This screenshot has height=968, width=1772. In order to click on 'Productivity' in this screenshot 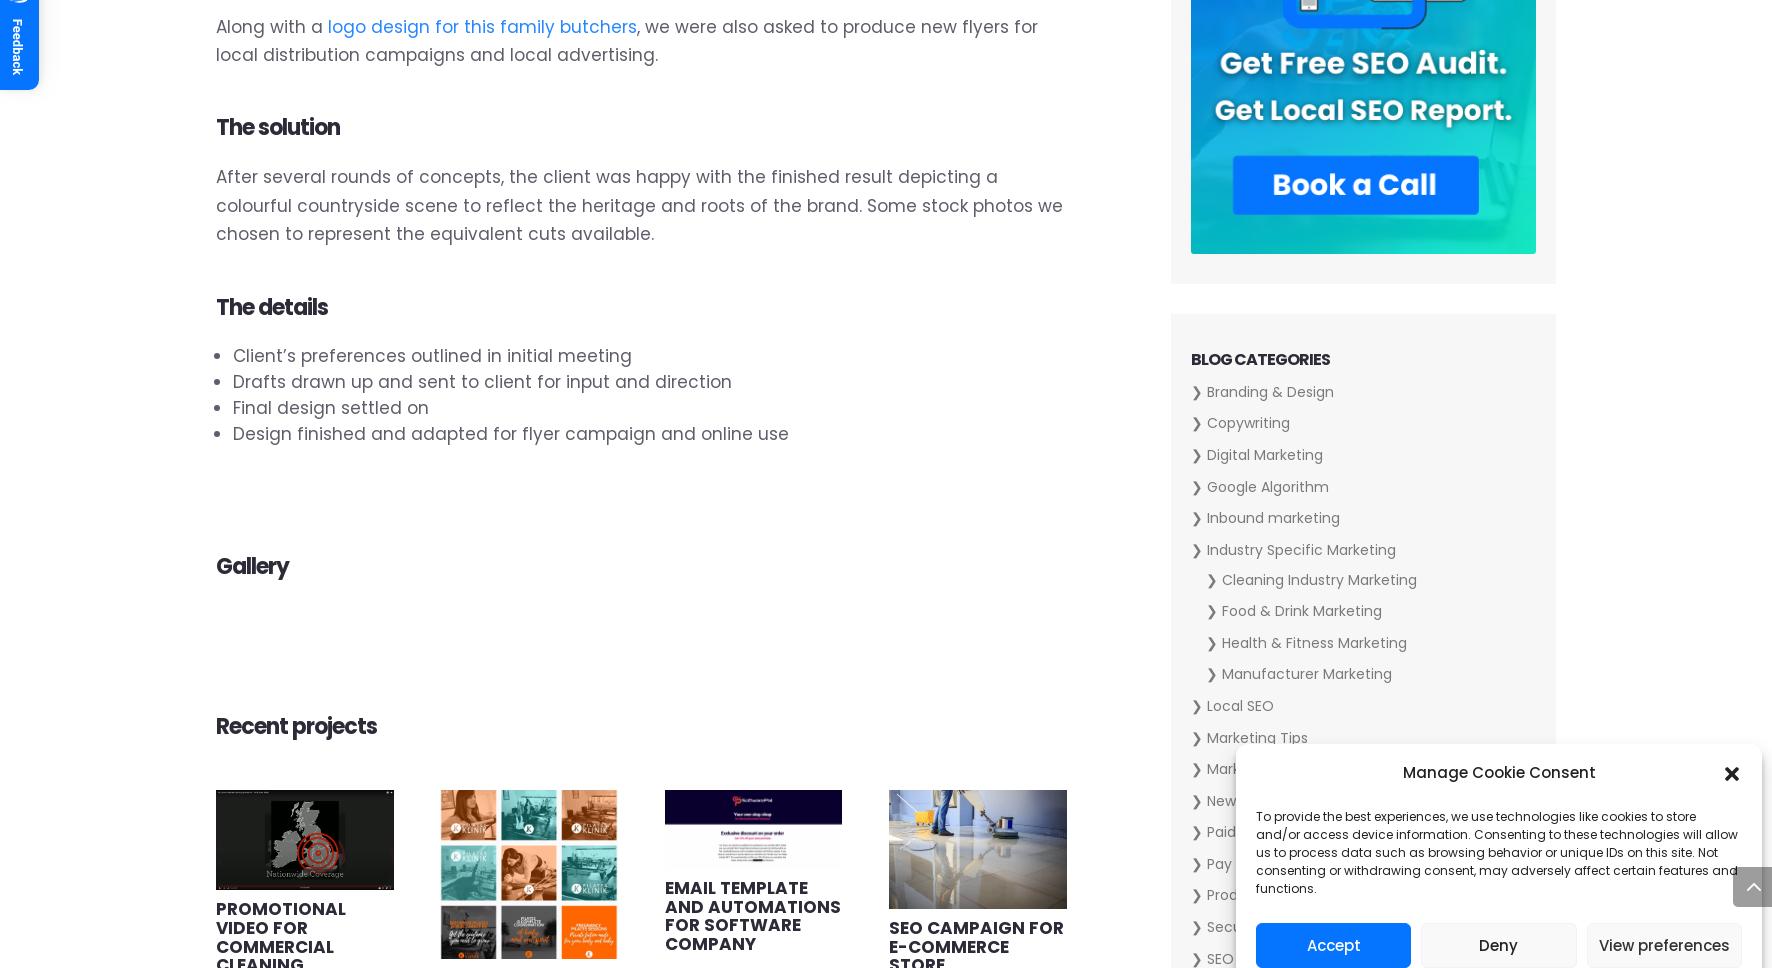, I will do `click(1247, 895)`.